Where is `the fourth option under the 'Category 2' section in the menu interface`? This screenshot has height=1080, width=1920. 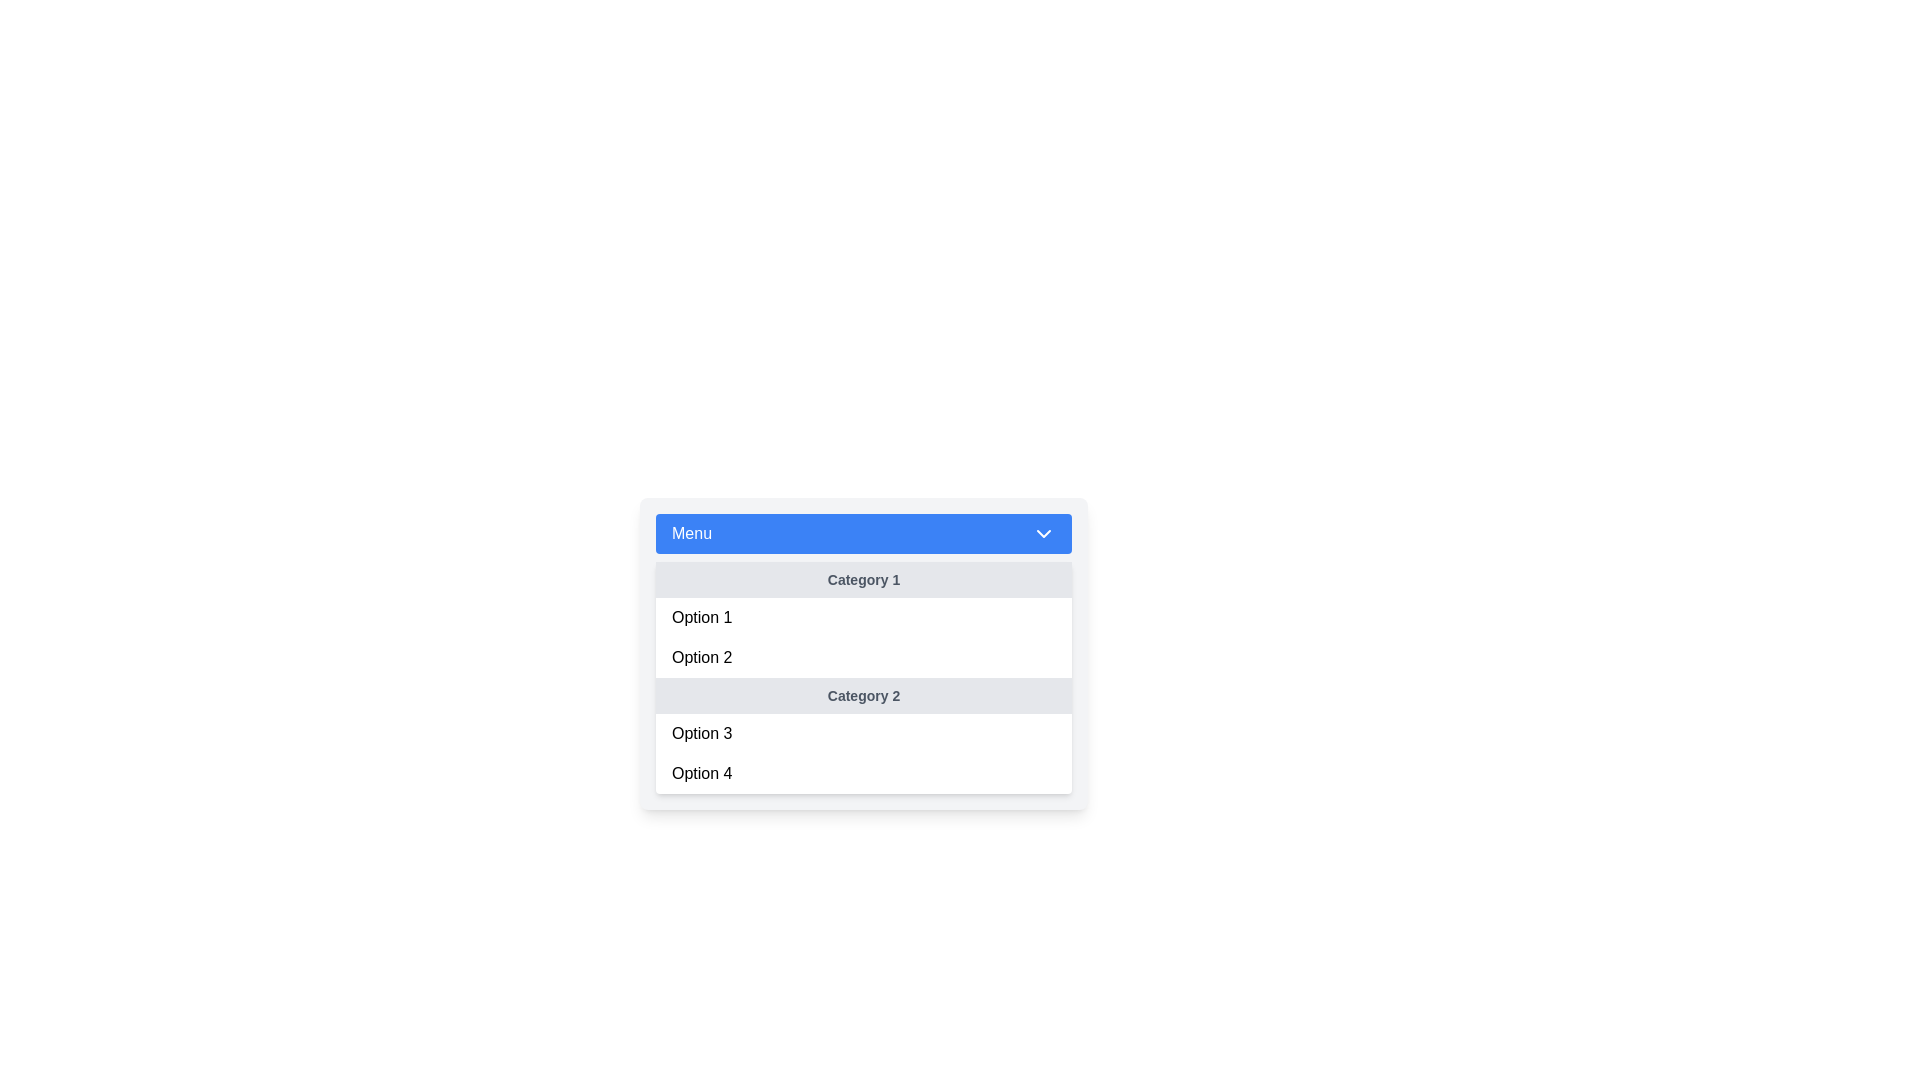
the fourth option under the 'Category 2' section in the menu interface is located at coordinates (864, 773).